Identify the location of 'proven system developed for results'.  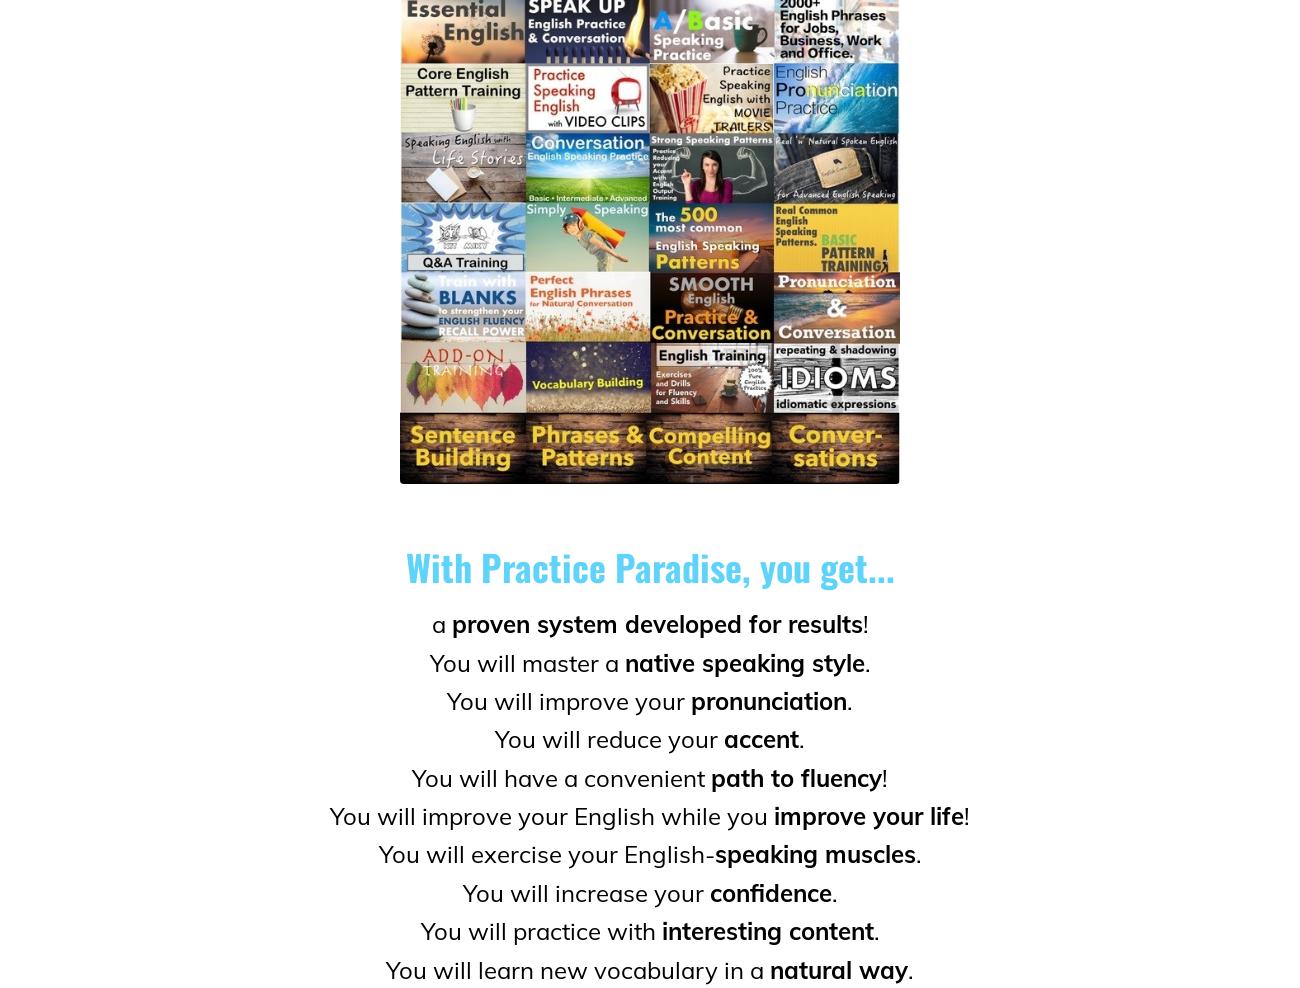
(655, 623).